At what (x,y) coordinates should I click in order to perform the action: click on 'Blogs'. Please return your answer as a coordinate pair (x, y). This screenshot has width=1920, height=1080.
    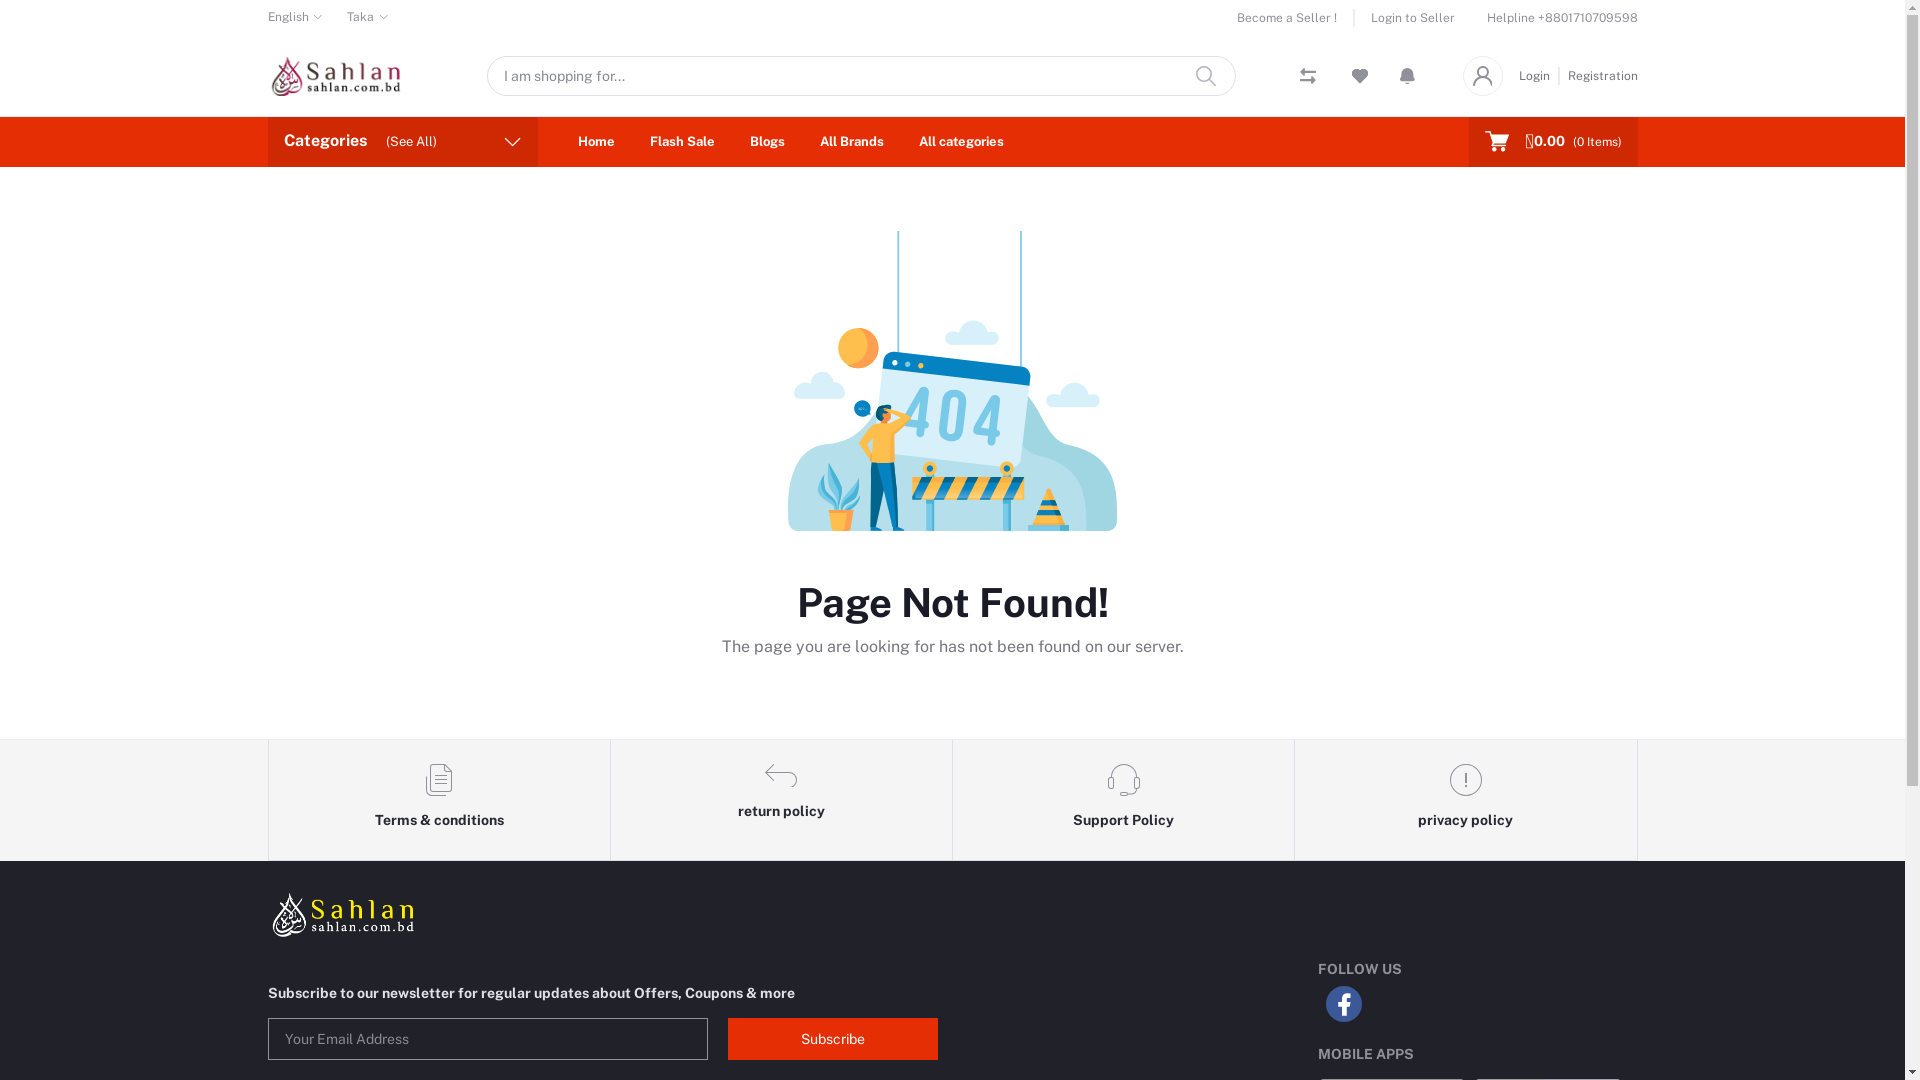
    Looking at the image, I should click on (766, 141).